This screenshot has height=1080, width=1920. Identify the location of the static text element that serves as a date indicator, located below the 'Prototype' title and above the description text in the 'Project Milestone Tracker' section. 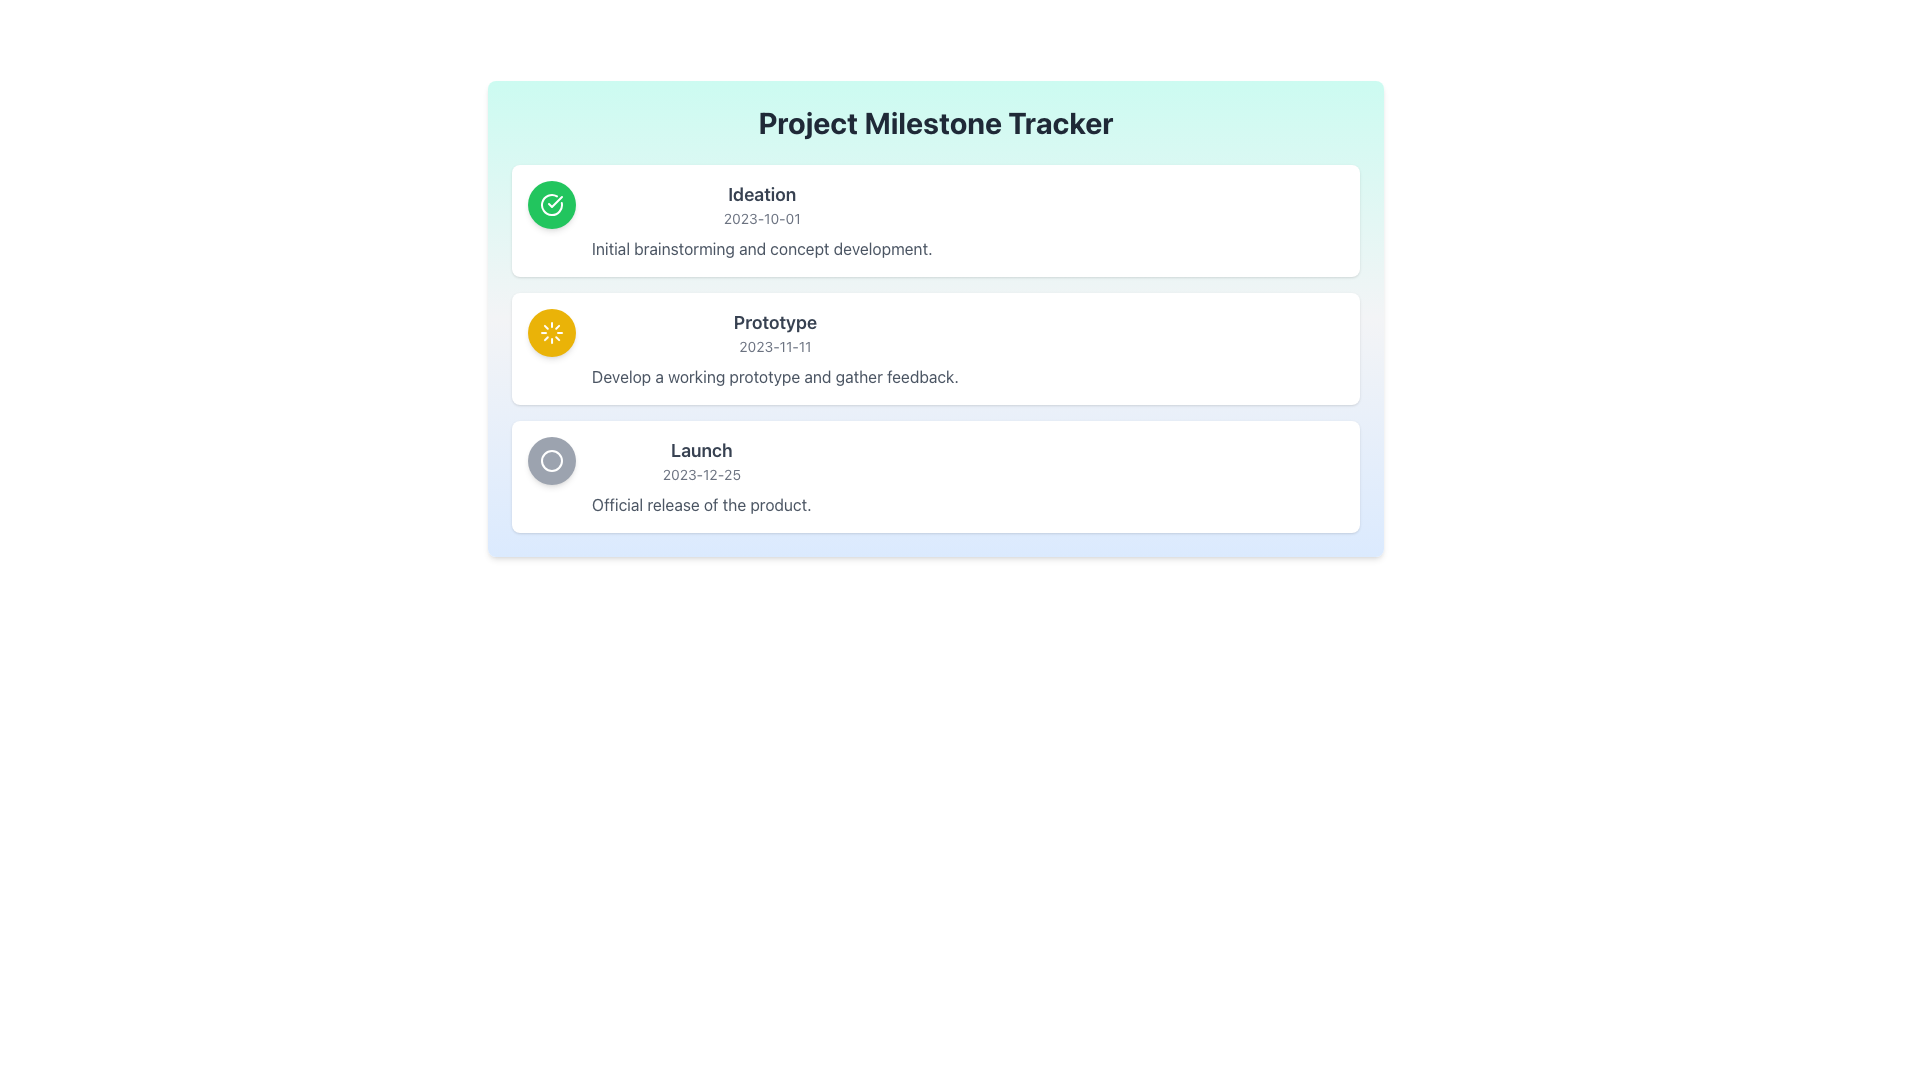
(774, 346).